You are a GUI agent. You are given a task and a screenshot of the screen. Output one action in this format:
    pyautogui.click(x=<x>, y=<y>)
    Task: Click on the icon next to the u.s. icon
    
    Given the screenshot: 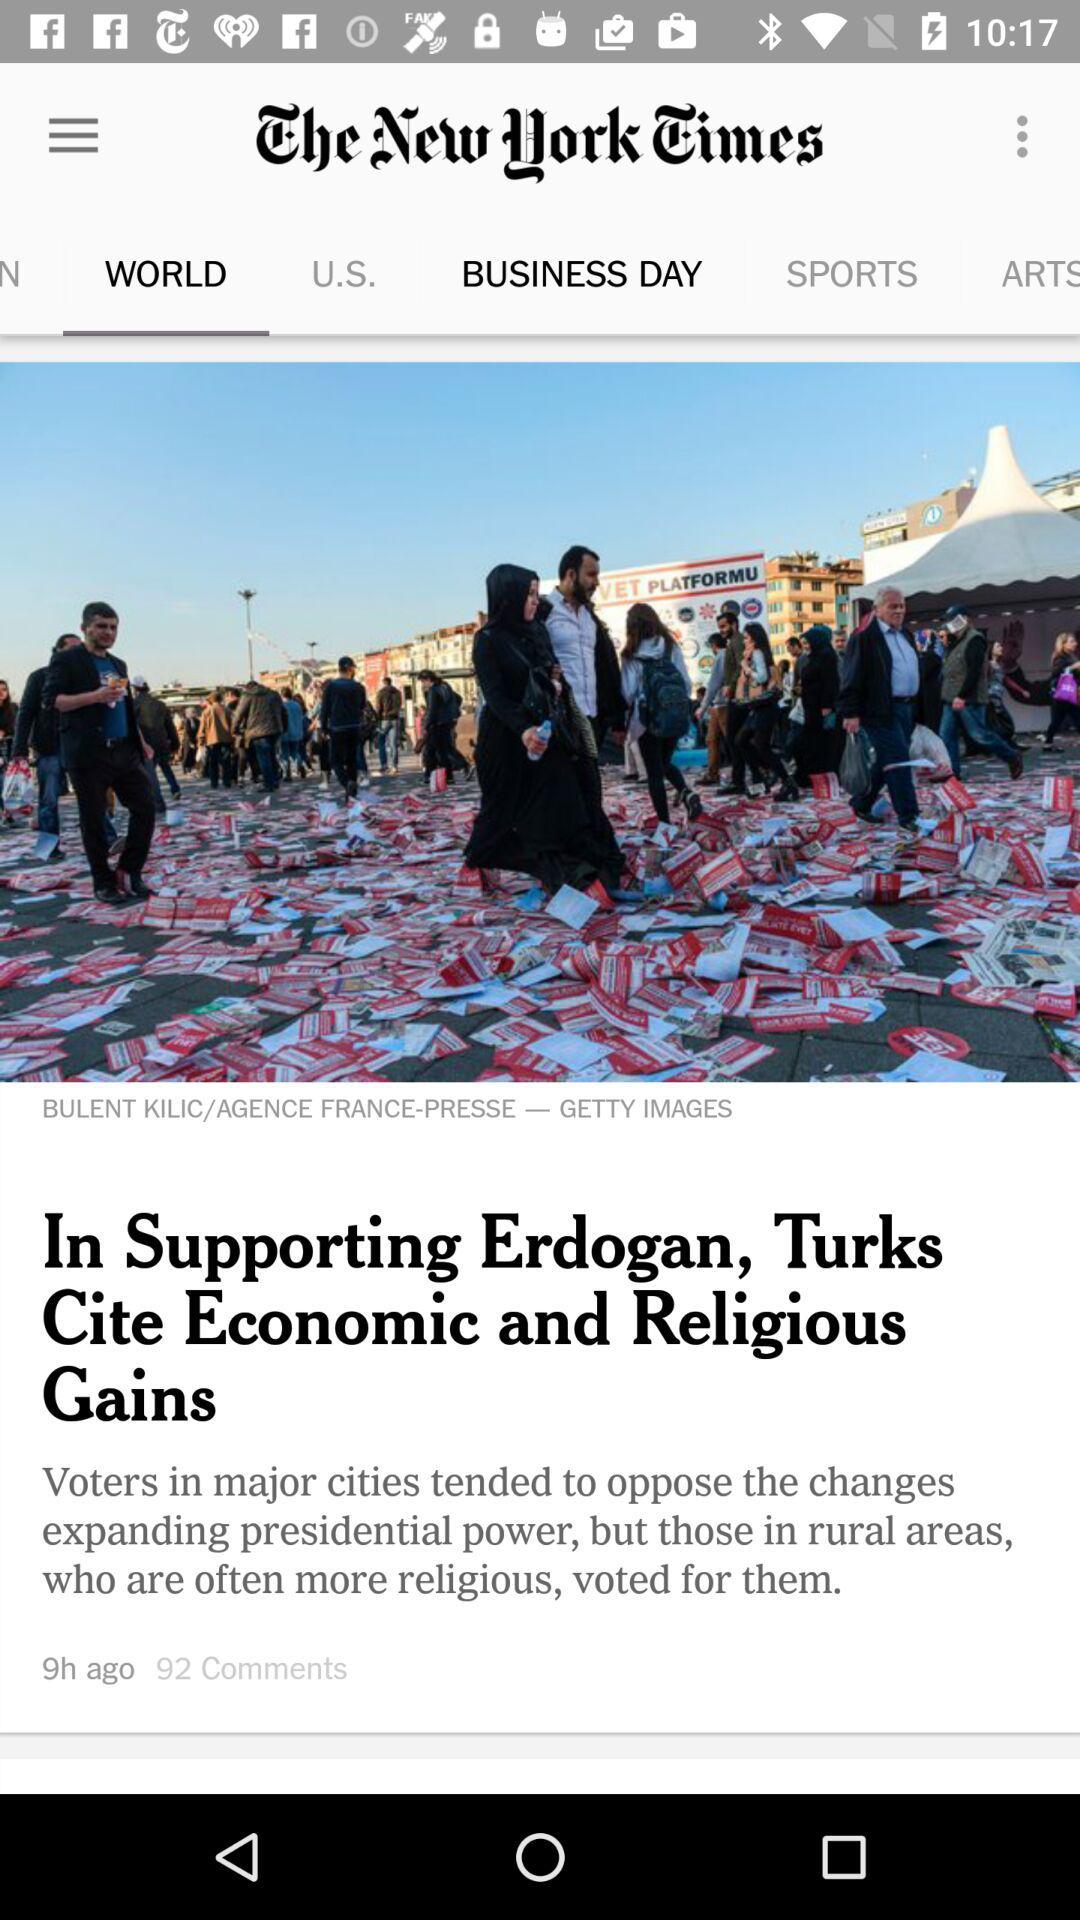 What is the action you would take?
    pyautogui.click(x=529, y=272)
    